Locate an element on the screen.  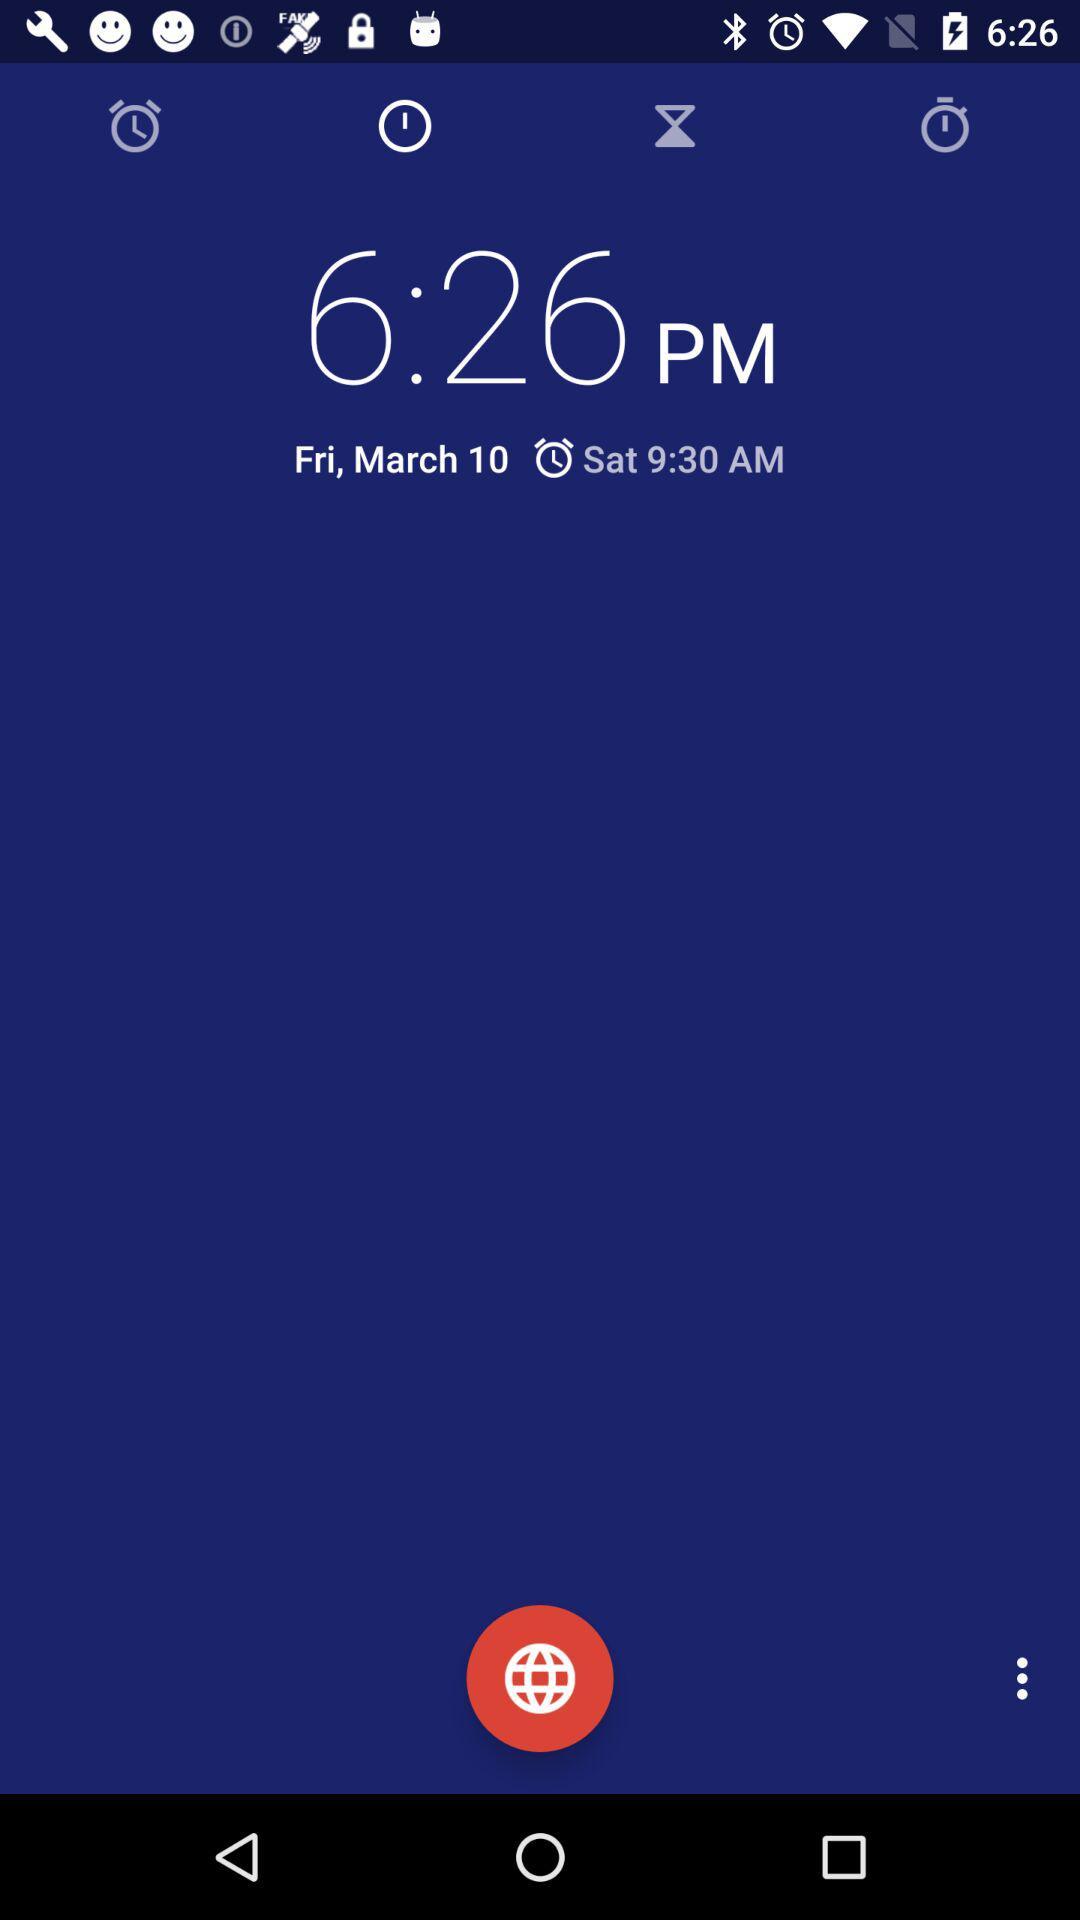
the icon to the left of the sat 9 30 icon is located at coordinates (401, 457).